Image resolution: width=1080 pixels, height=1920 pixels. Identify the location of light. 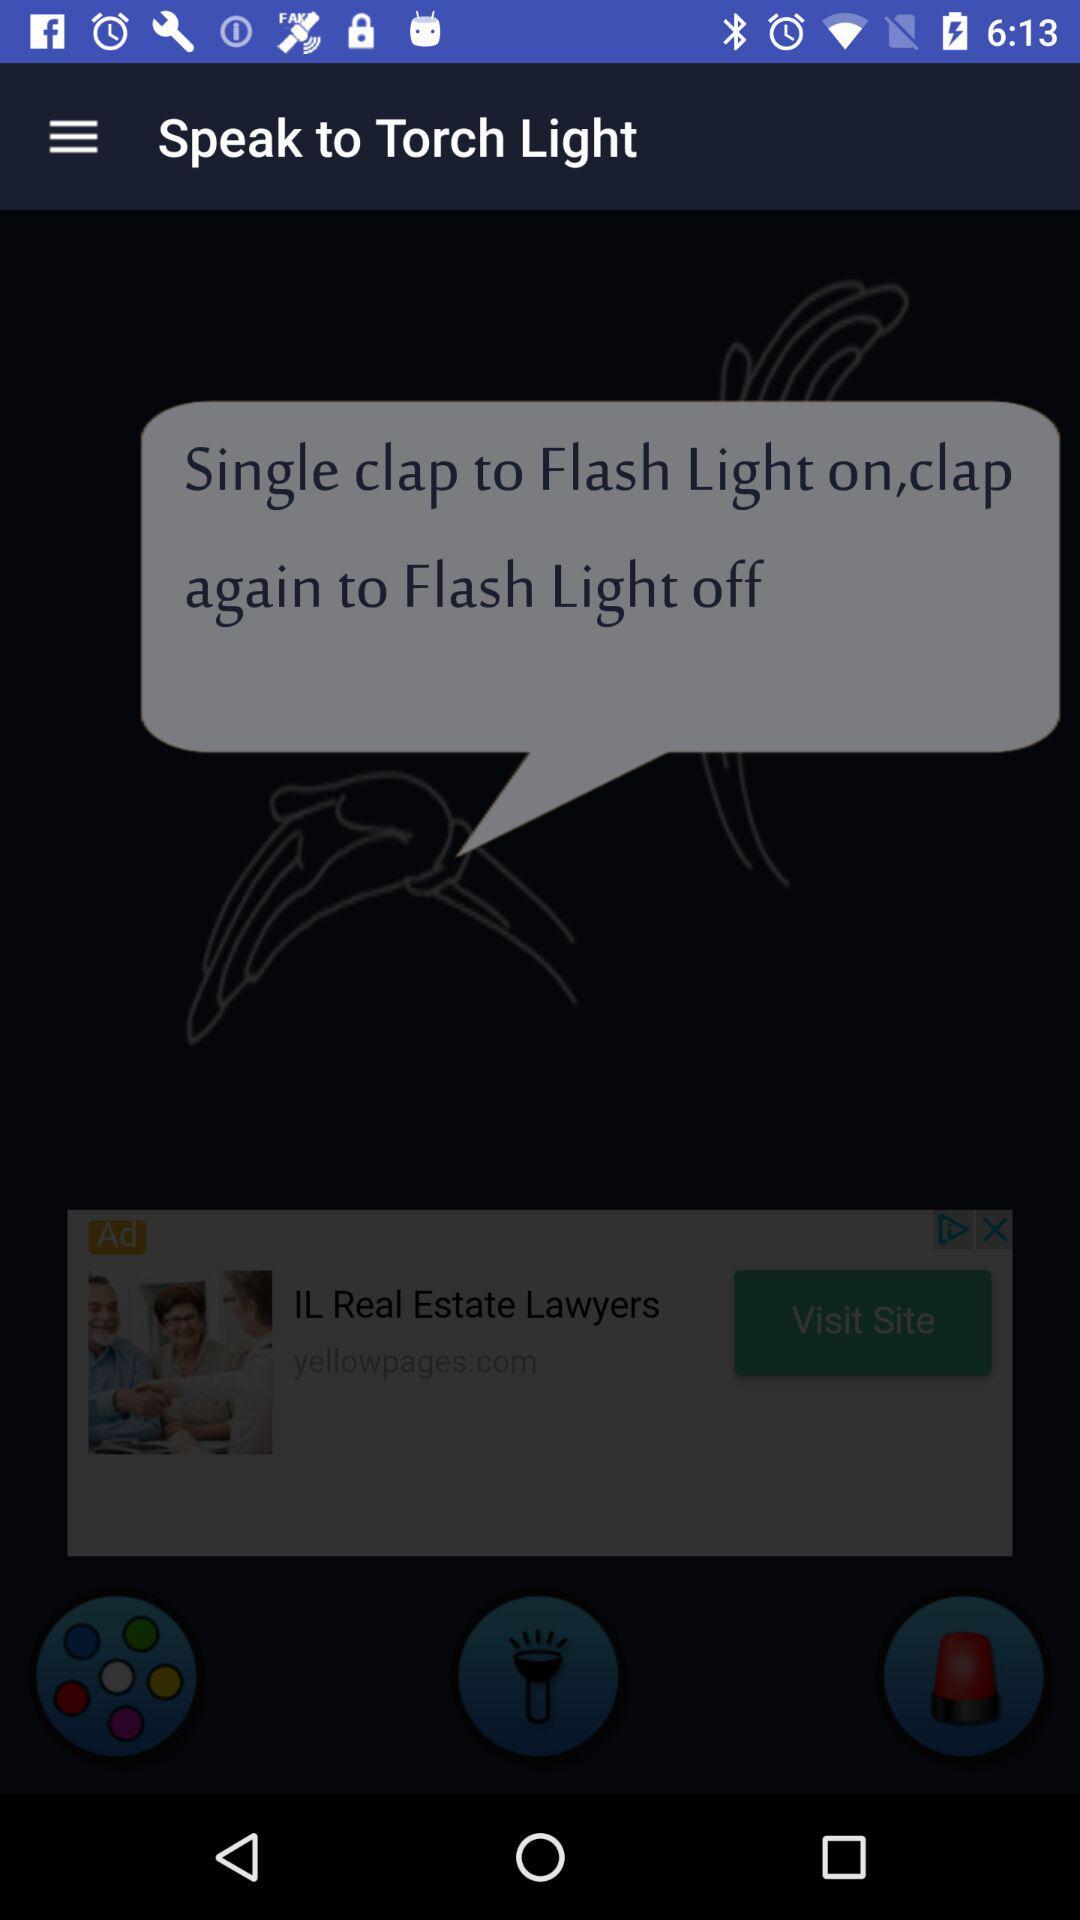
(540, 1675).